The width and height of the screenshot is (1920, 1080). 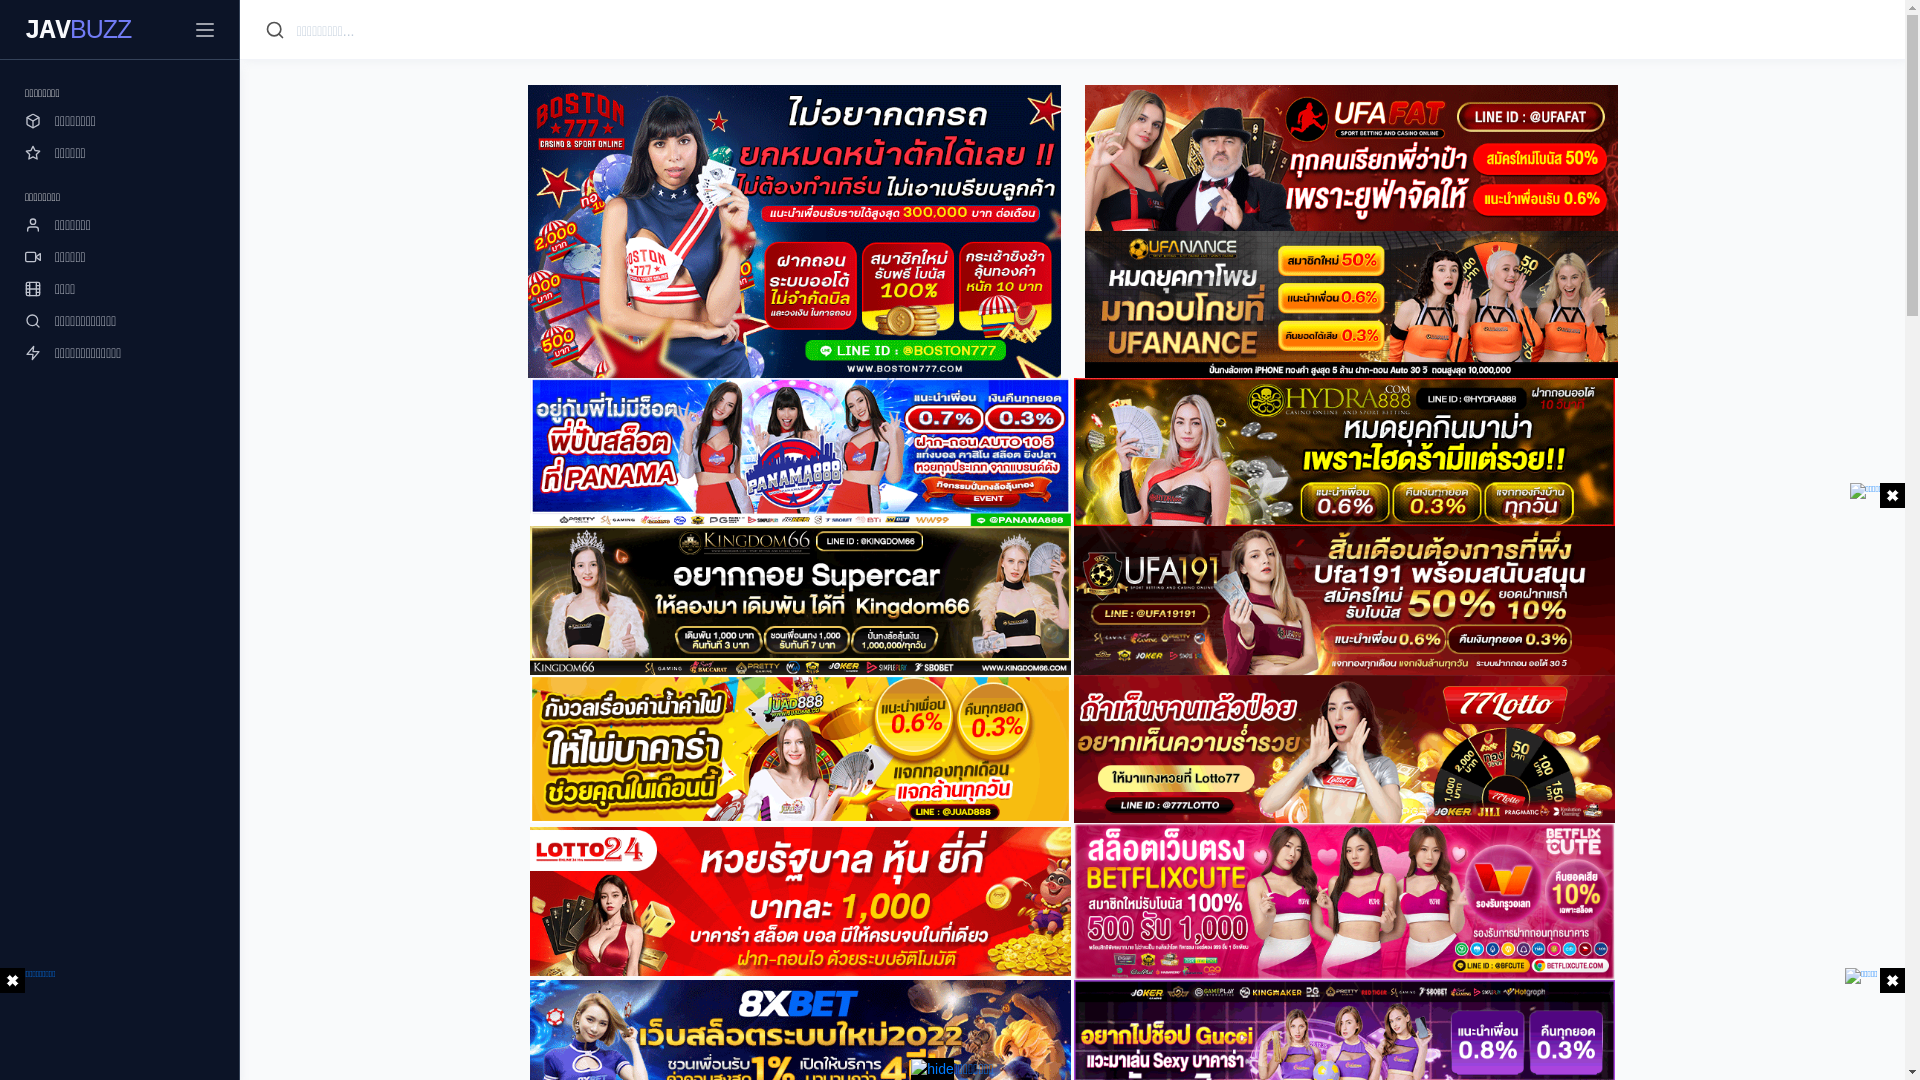 I want to click on 'JAVBUZZ', so click(x=77, y=29).